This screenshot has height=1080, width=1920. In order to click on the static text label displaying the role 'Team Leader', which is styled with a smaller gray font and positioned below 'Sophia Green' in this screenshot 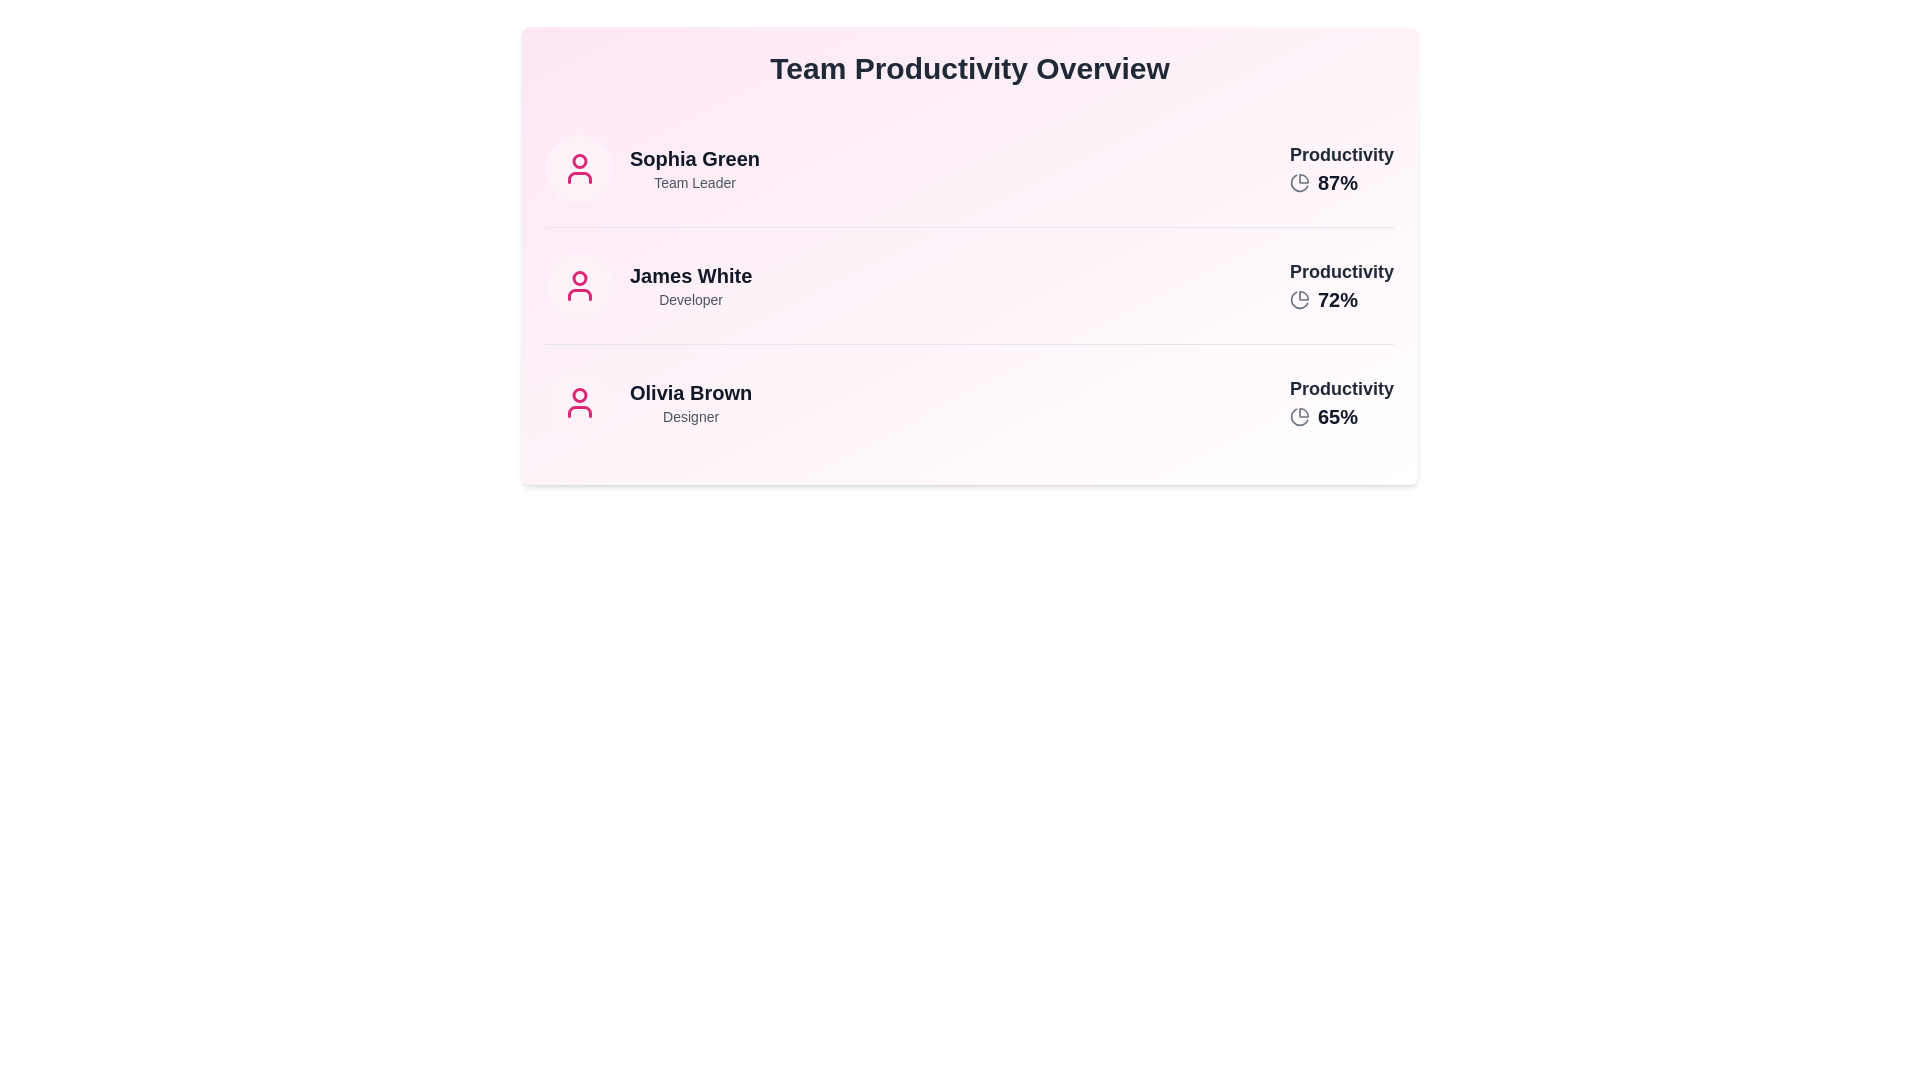, I will do `click(695, 182)`.